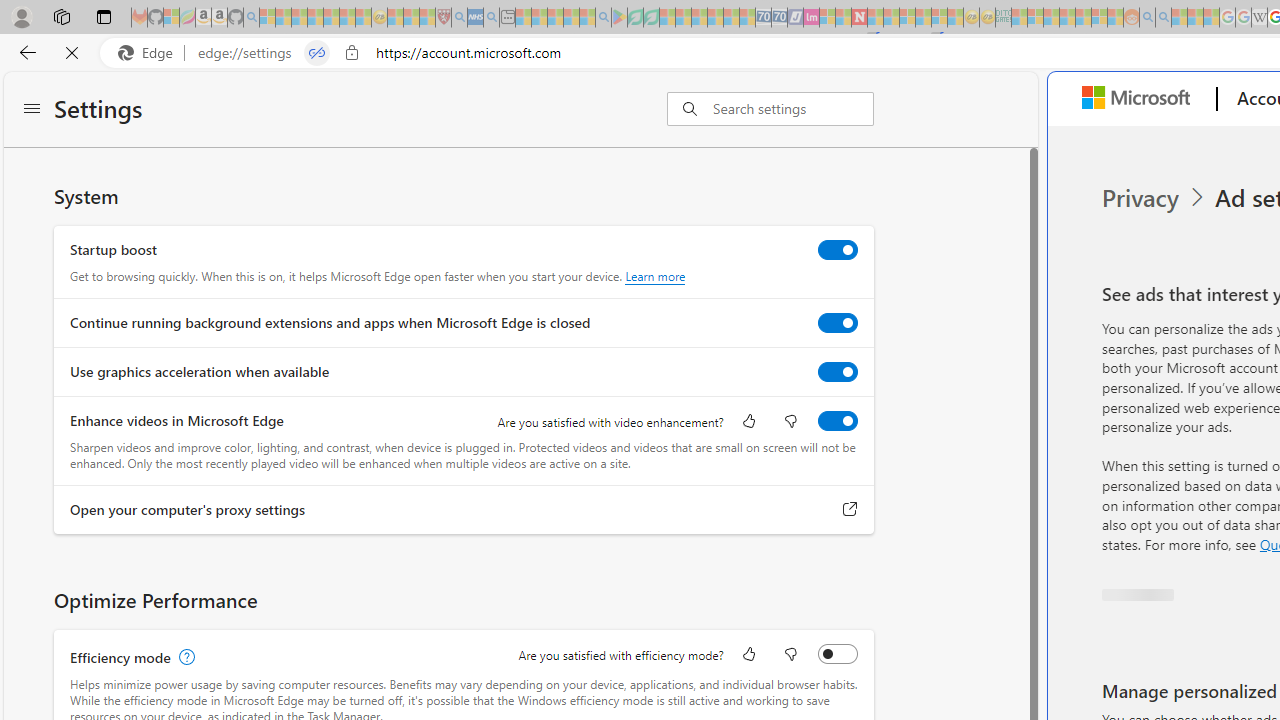  I want to click on 'Edge', so click(149, 52).